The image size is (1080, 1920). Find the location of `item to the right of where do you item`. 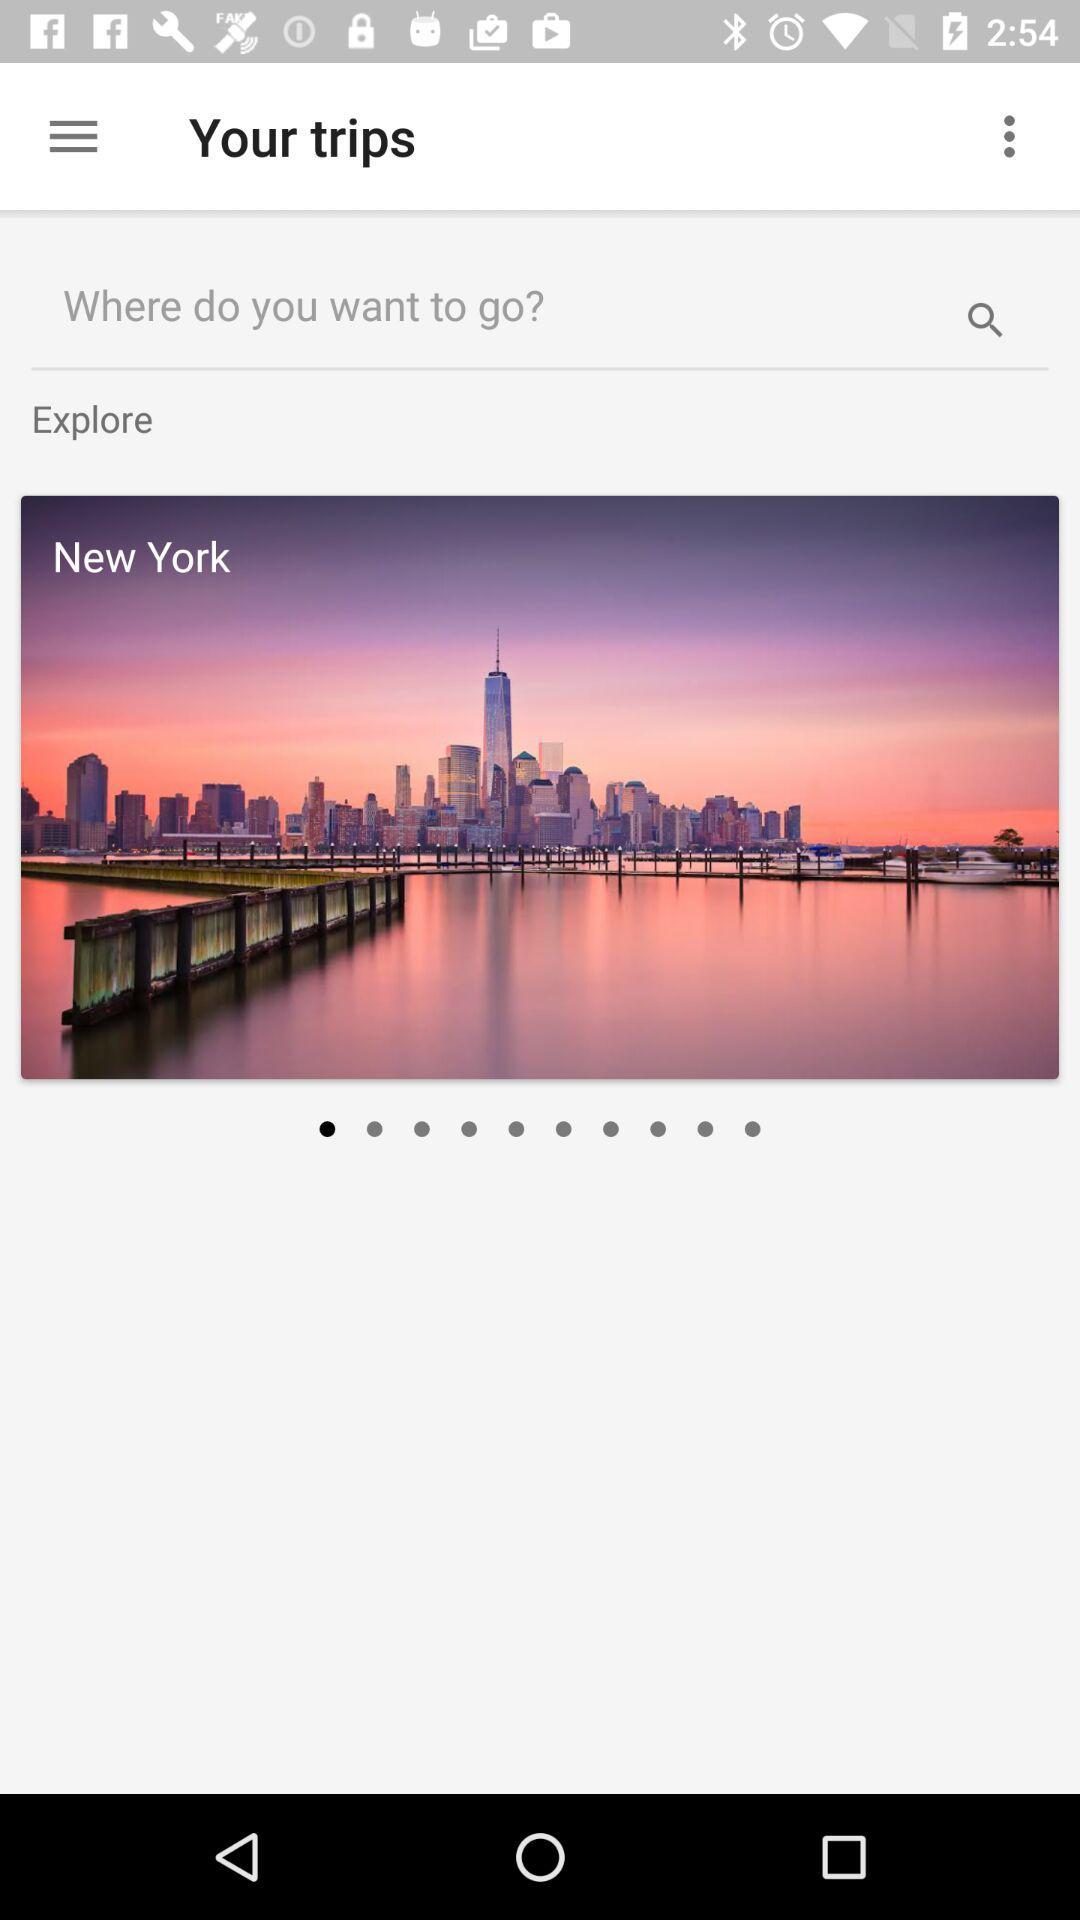

item to the right of where do you item is located at coordinates (984, 303).